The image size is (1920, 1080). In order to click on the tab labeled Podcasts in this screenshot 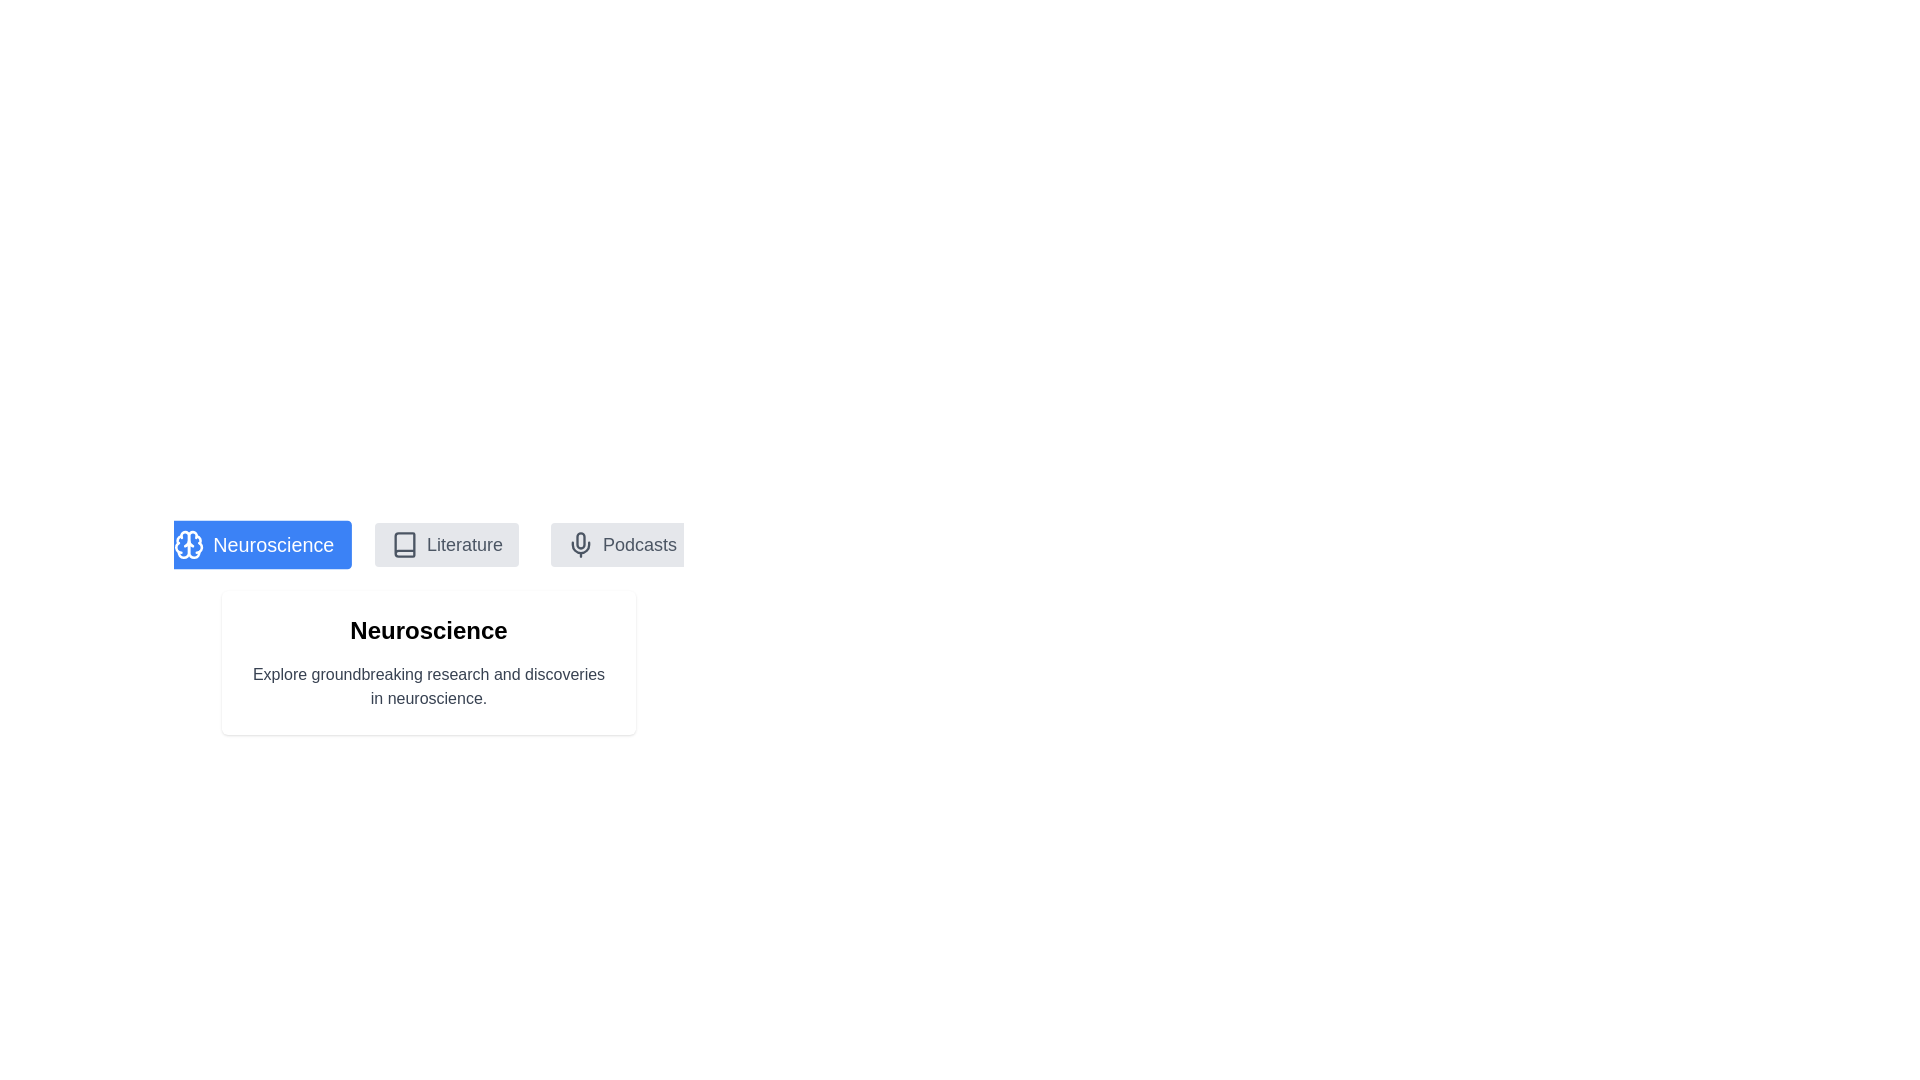, I will do `click(621, 544)`.